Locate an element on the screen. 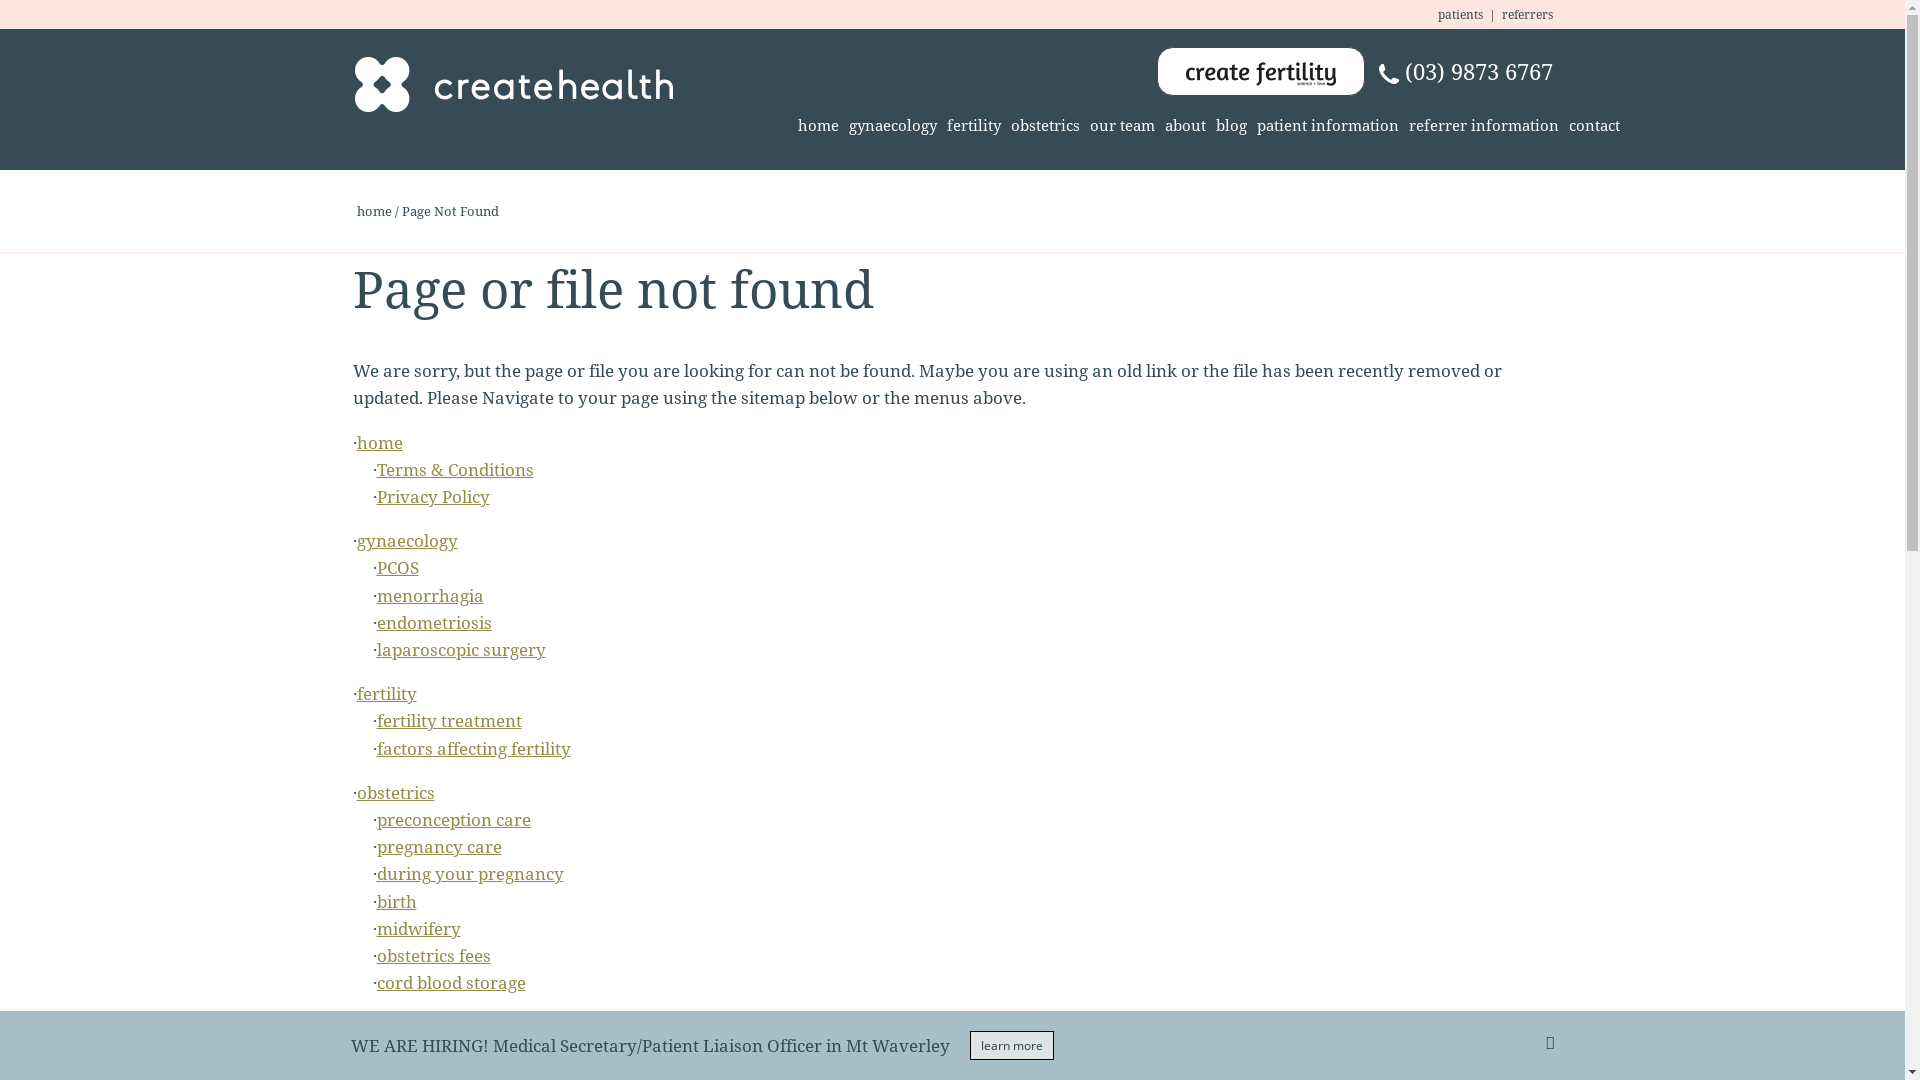 Image resolution: width=1920 pixels, height=1080 pixels. 'fertility' is located at coordinates (974, 126).